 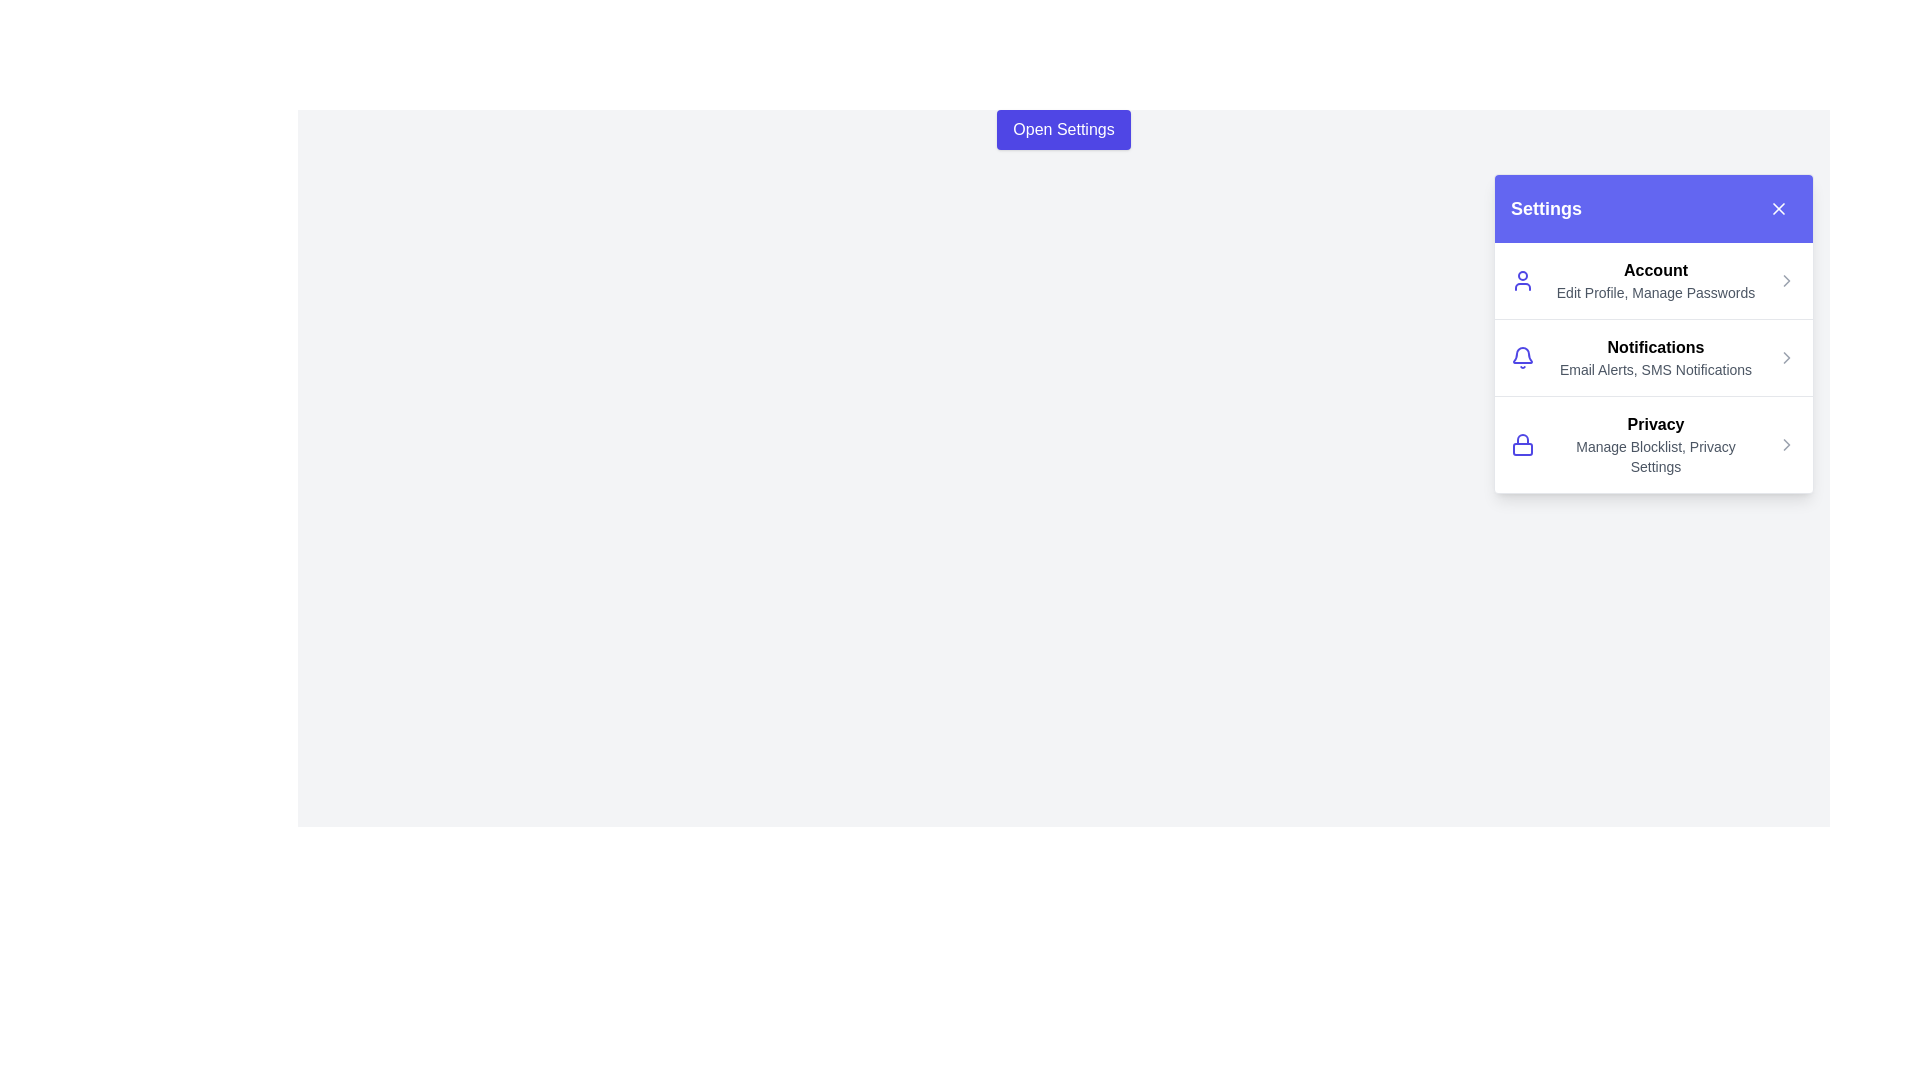 I want to click on the 'Account' Label in the 'Settings' menu, which precedes the text 'Edit Profile, Manage Passwords', so click(x=1656, y=270).